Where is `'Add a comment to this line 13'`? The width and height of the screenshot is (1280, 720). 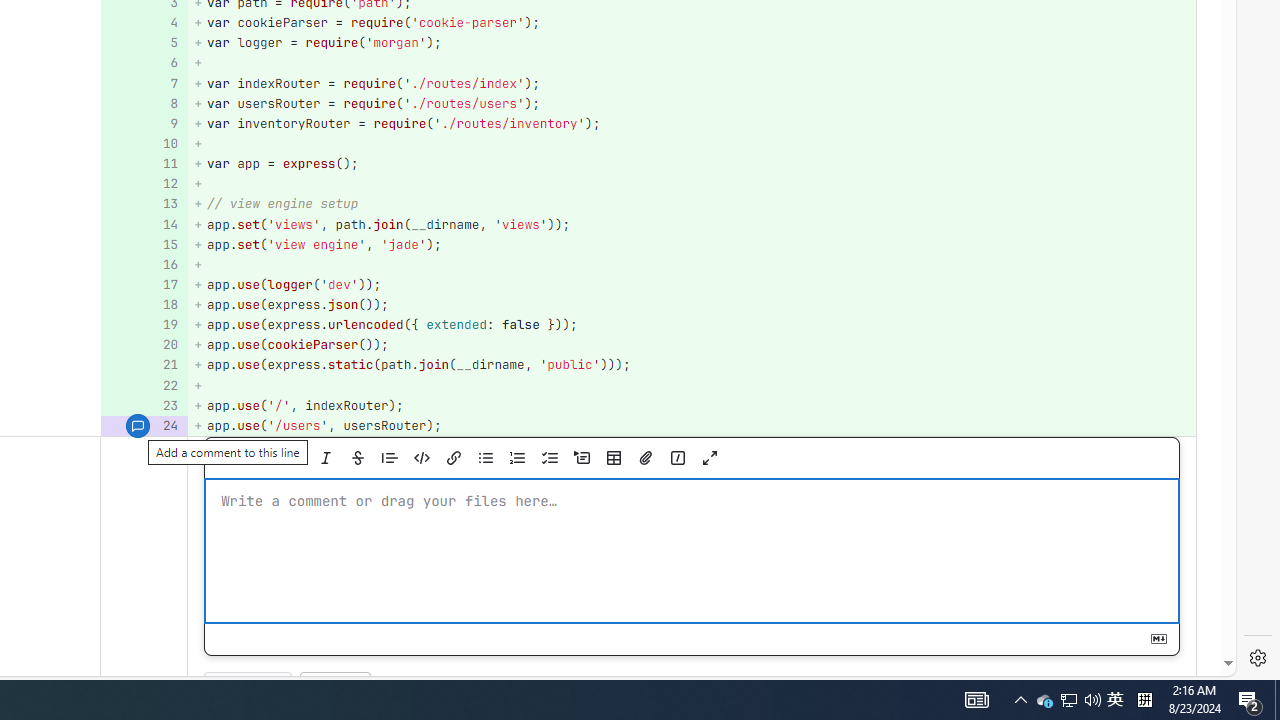
'Add a comment to this line 13' is located at coordinates (143, 204).